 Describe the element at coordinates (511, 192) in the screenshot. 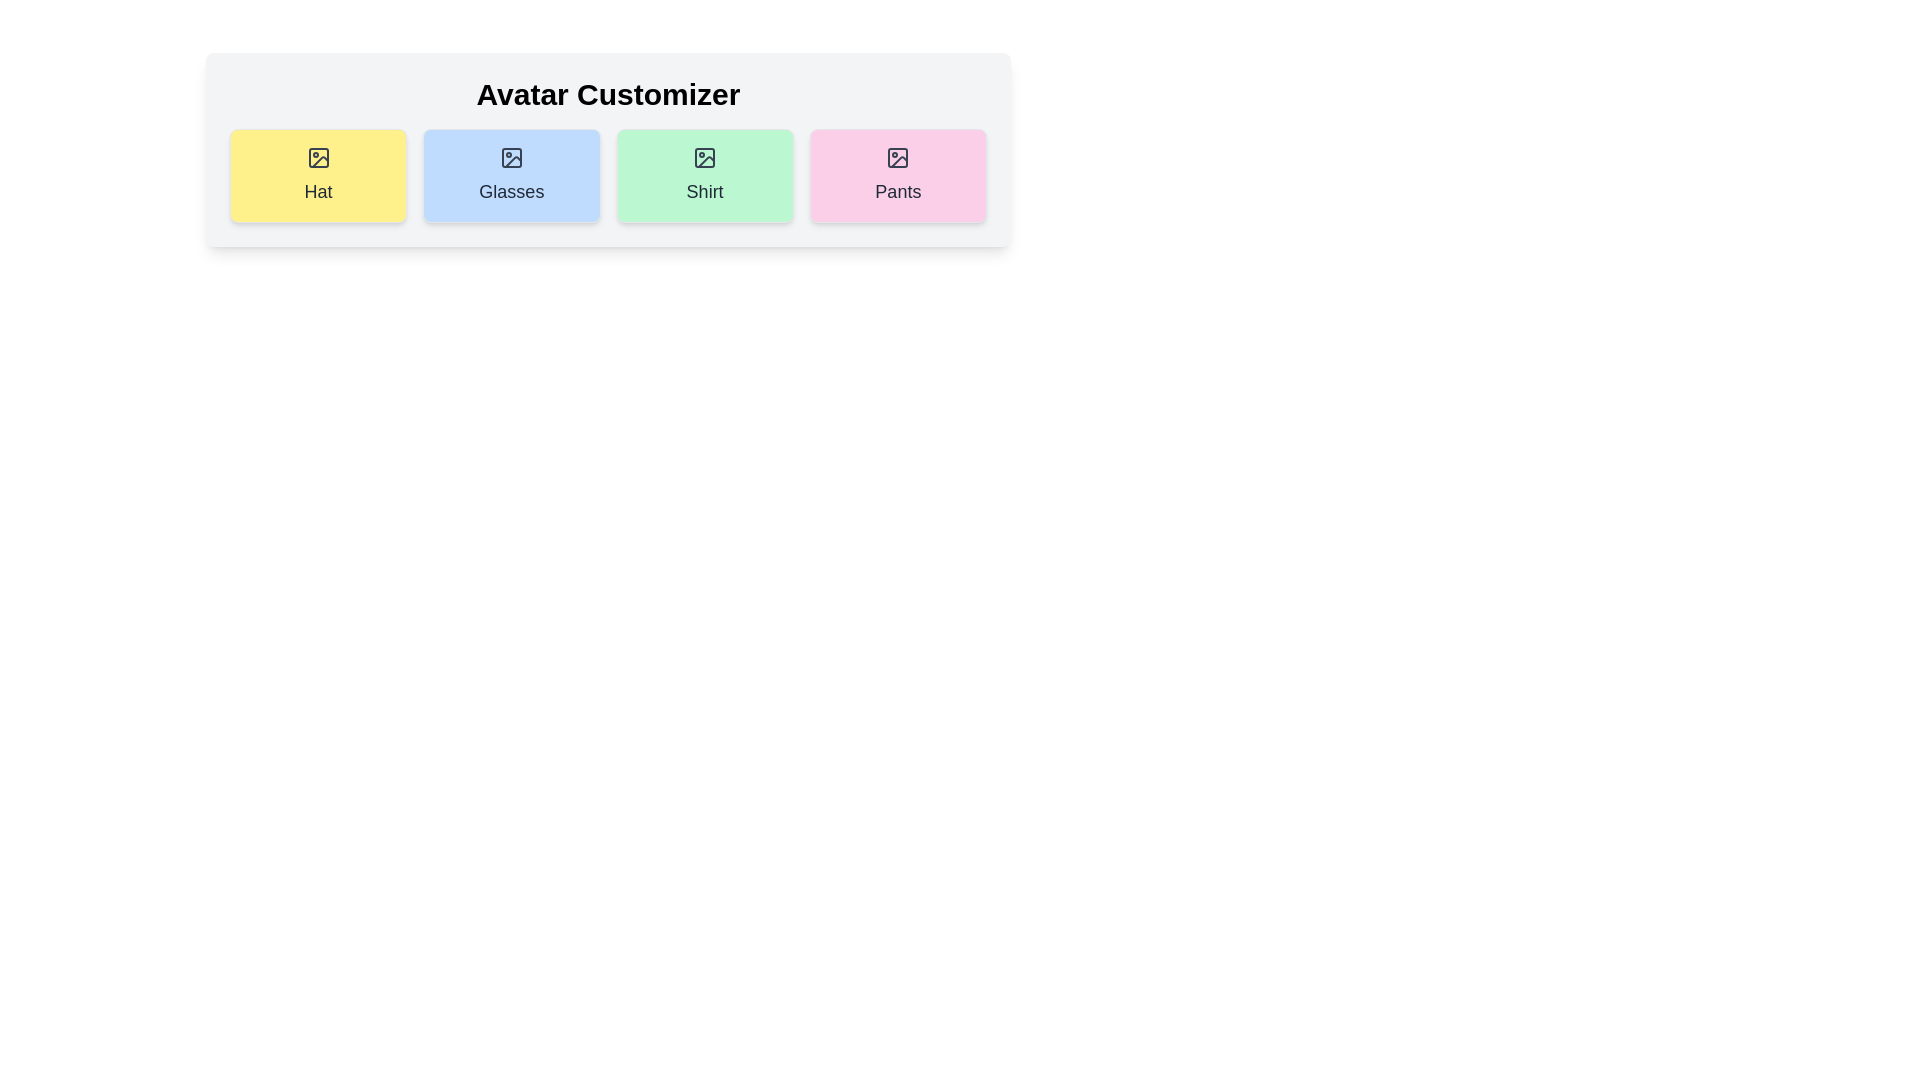

I see `the 'Glasses' text label which is centrally placed within a light blue background in the Avatar Customizer section` at that location.